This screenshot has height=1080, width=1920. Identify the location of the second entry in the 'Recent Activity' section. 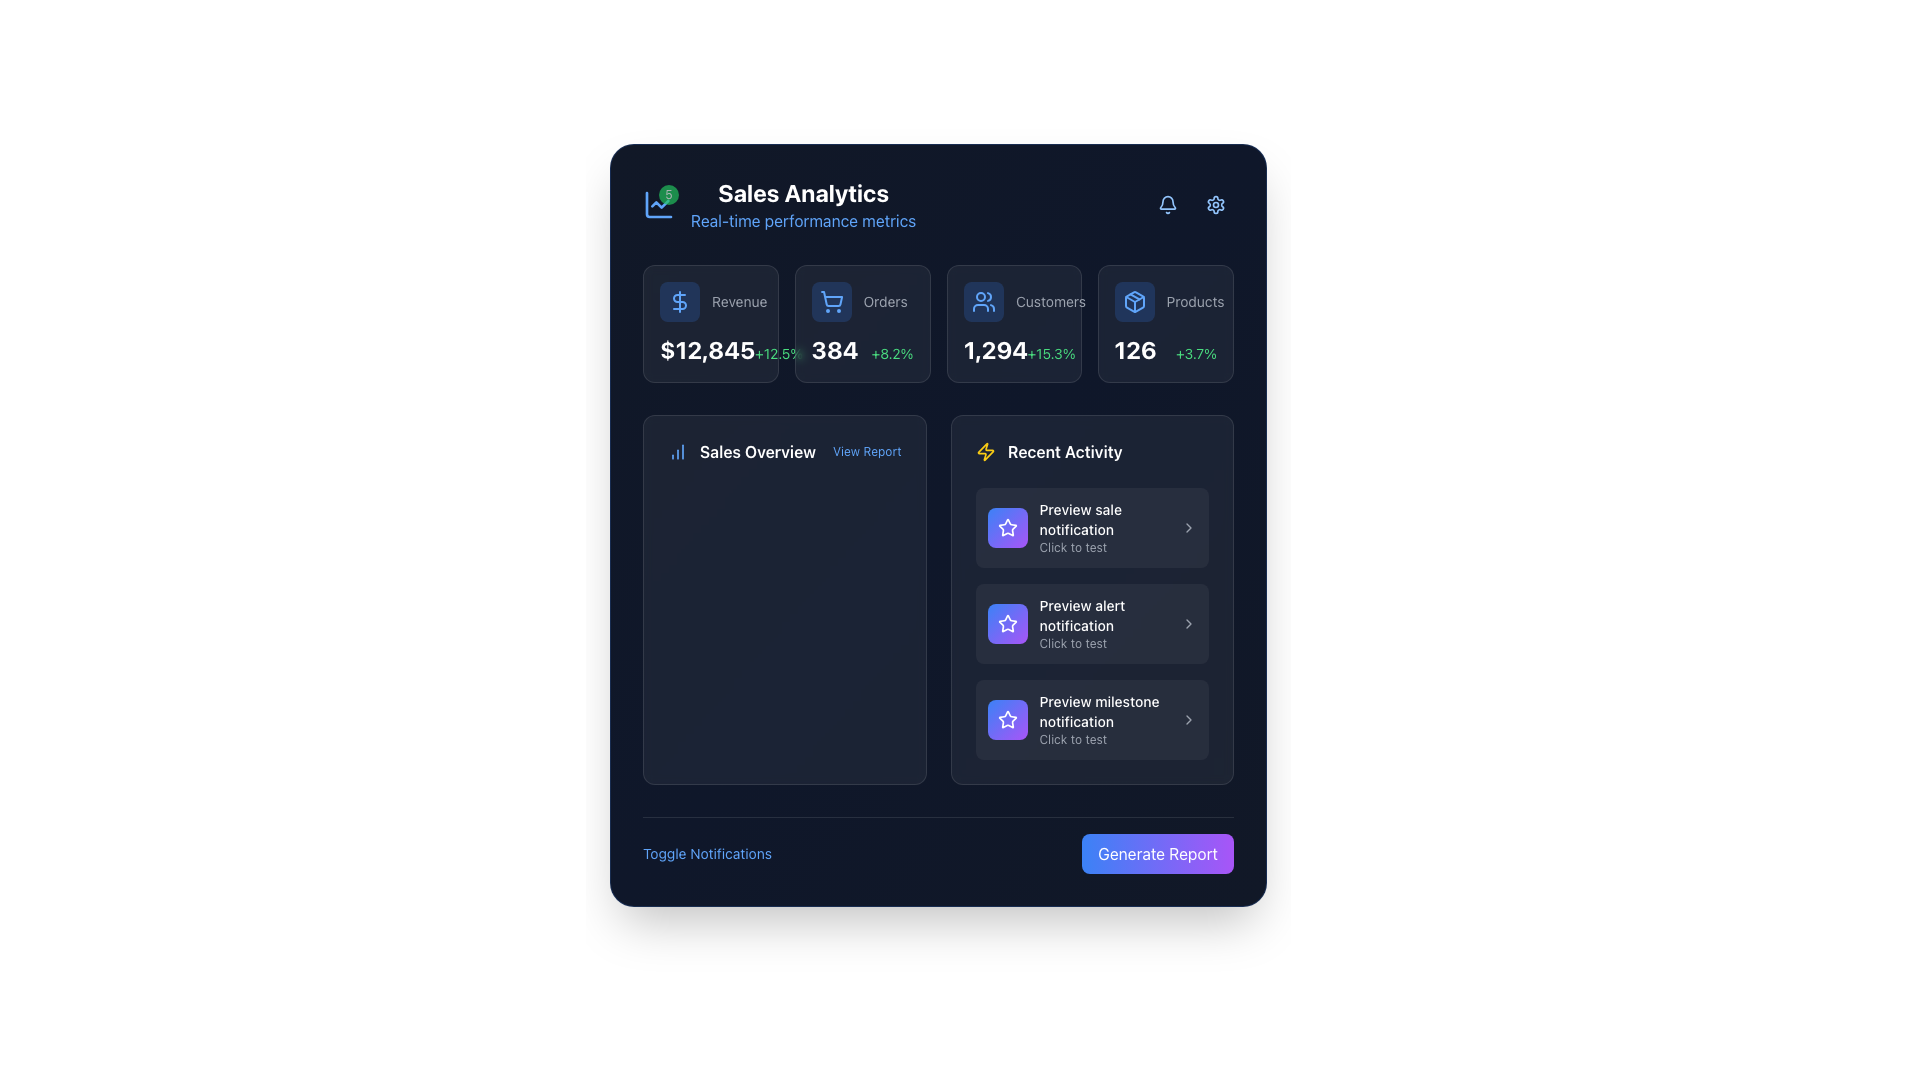
(1091, 623).